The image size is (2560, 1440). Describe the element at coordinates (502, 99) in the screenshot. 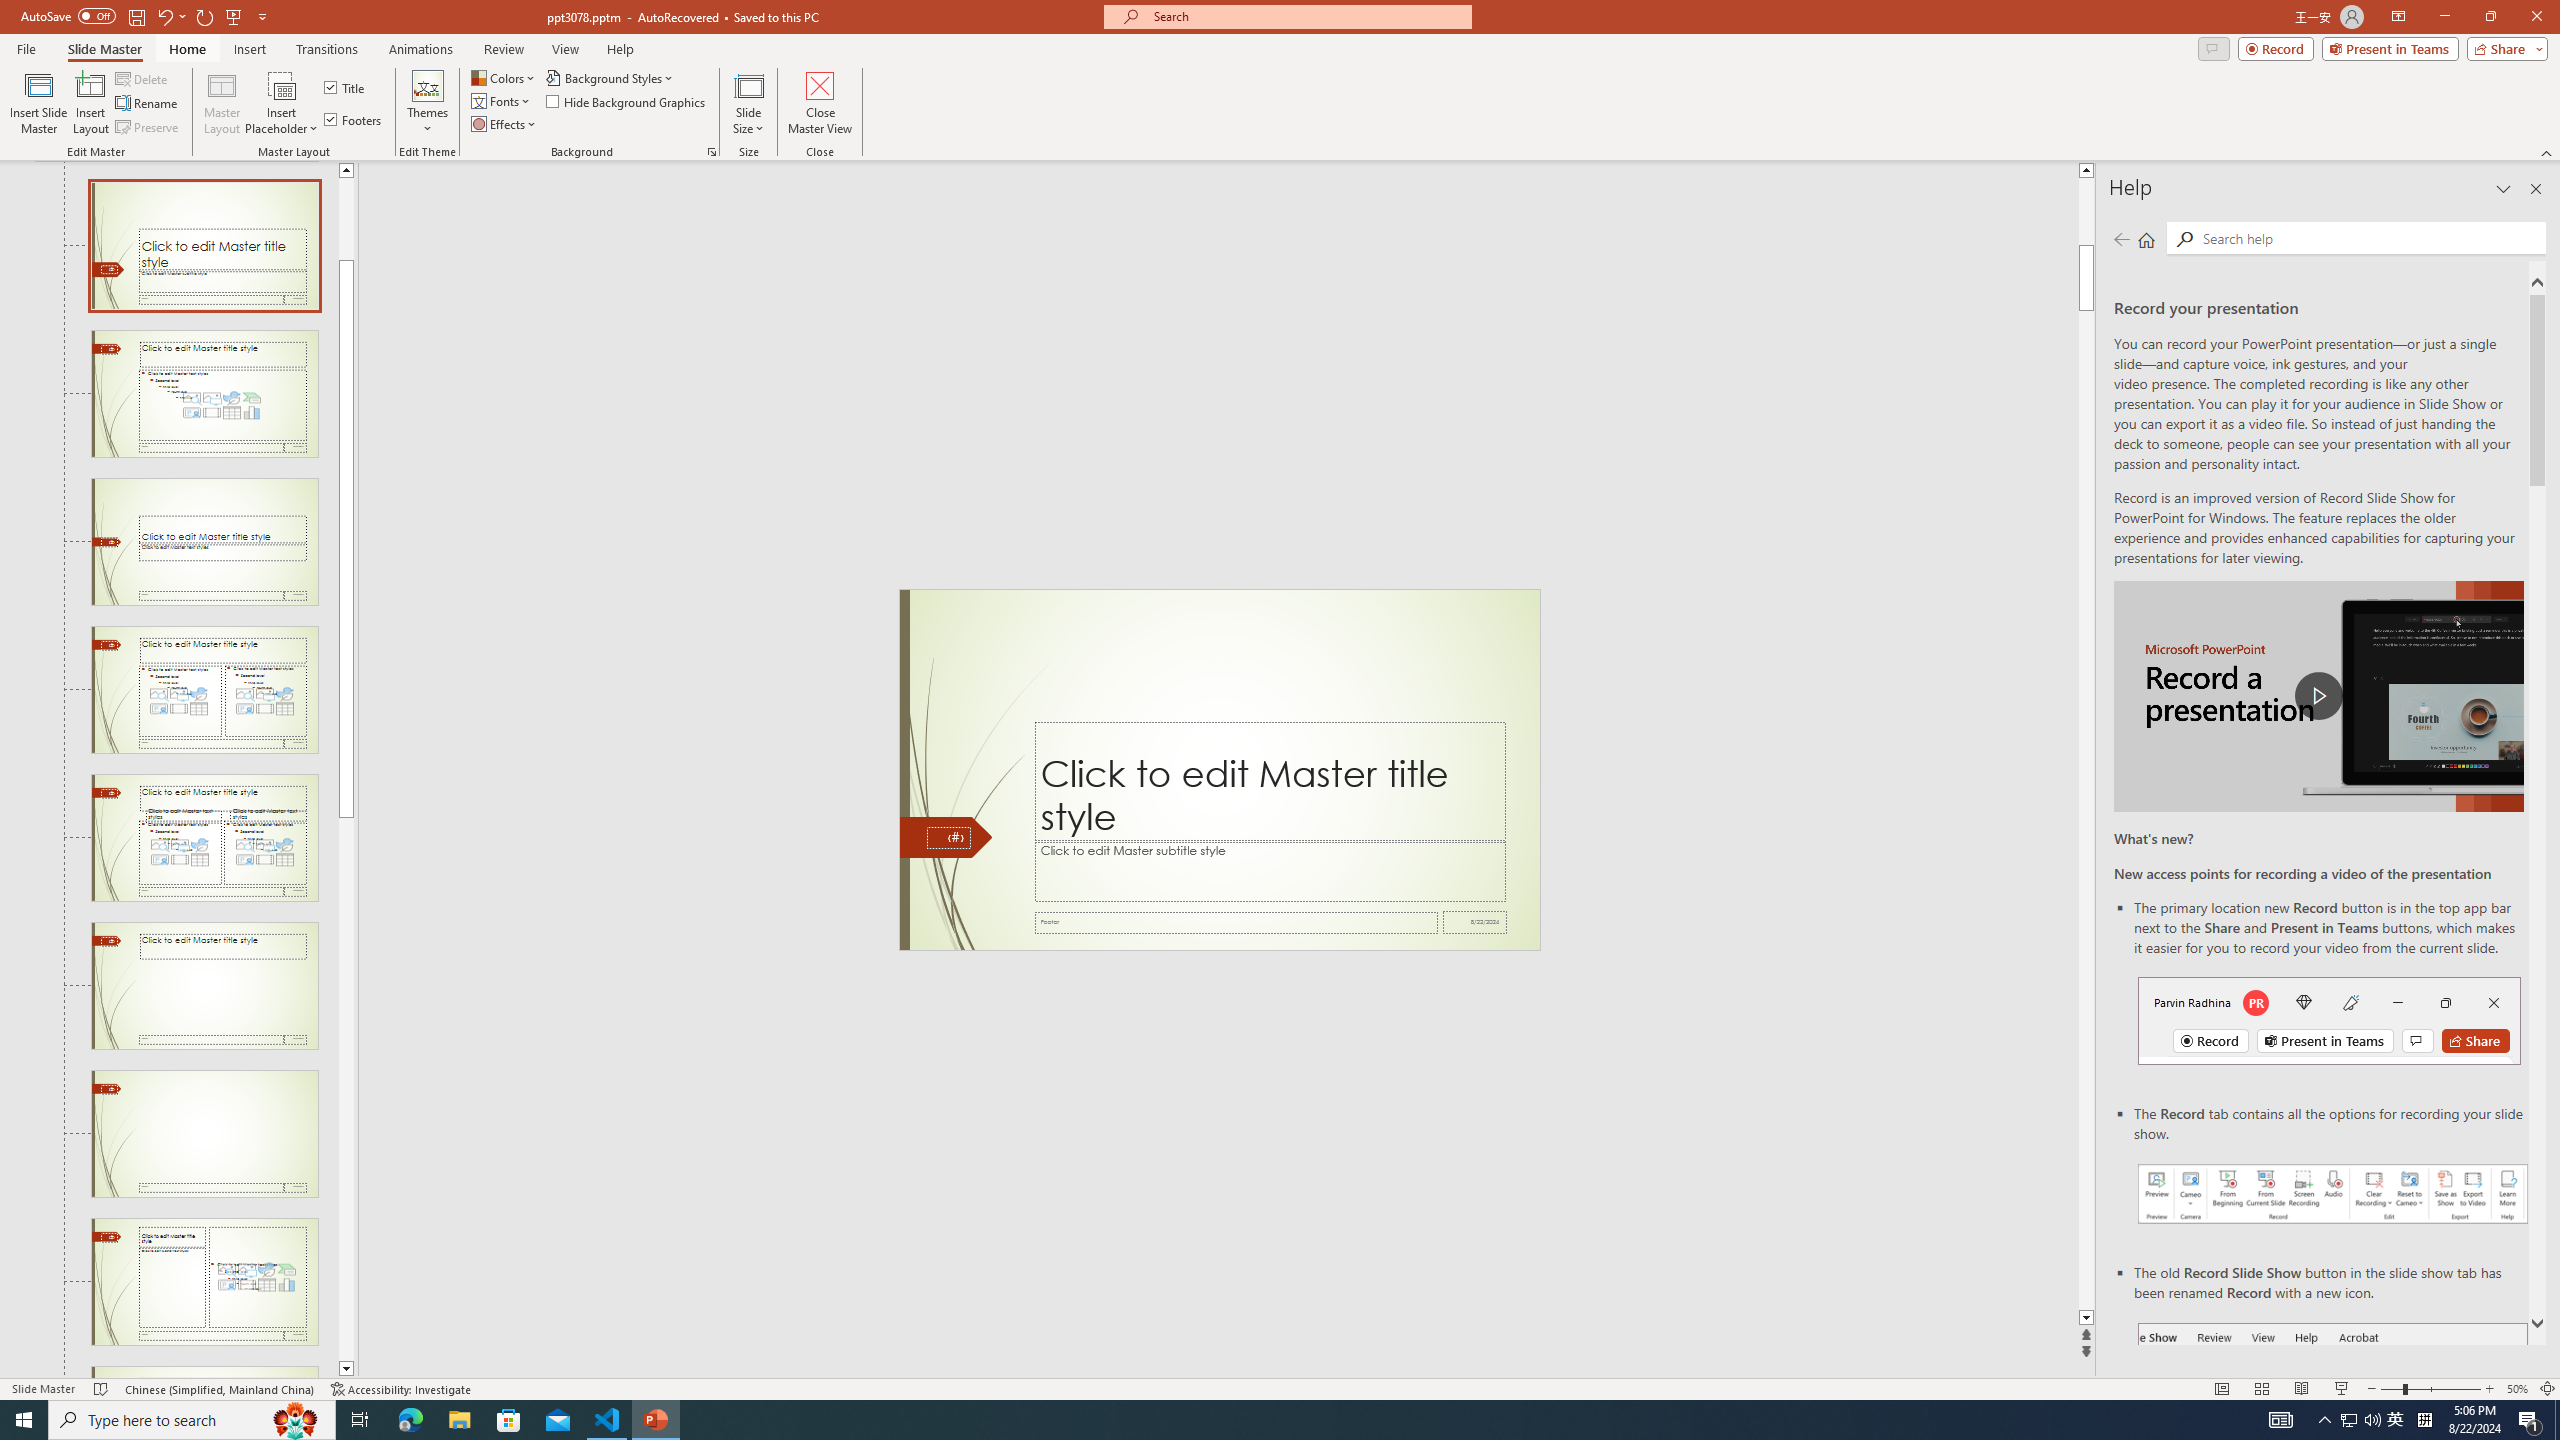

I see `'Fonts'` at that location.